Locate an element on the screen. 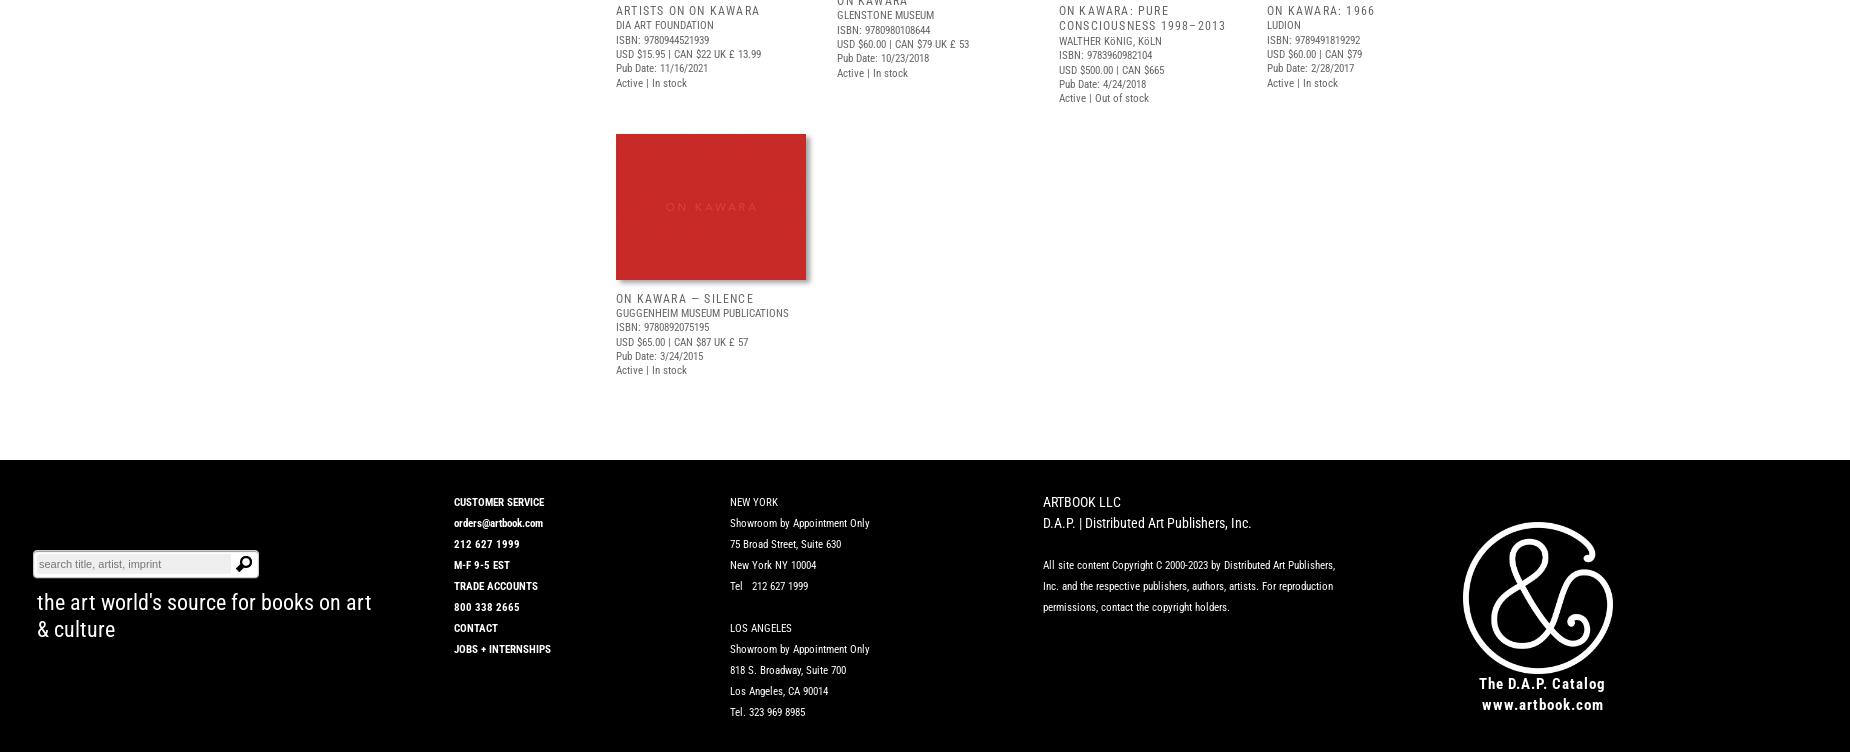 This screenshot has width=1850, height=752. 'NEW YORK' is located at coordinates (730, 501).